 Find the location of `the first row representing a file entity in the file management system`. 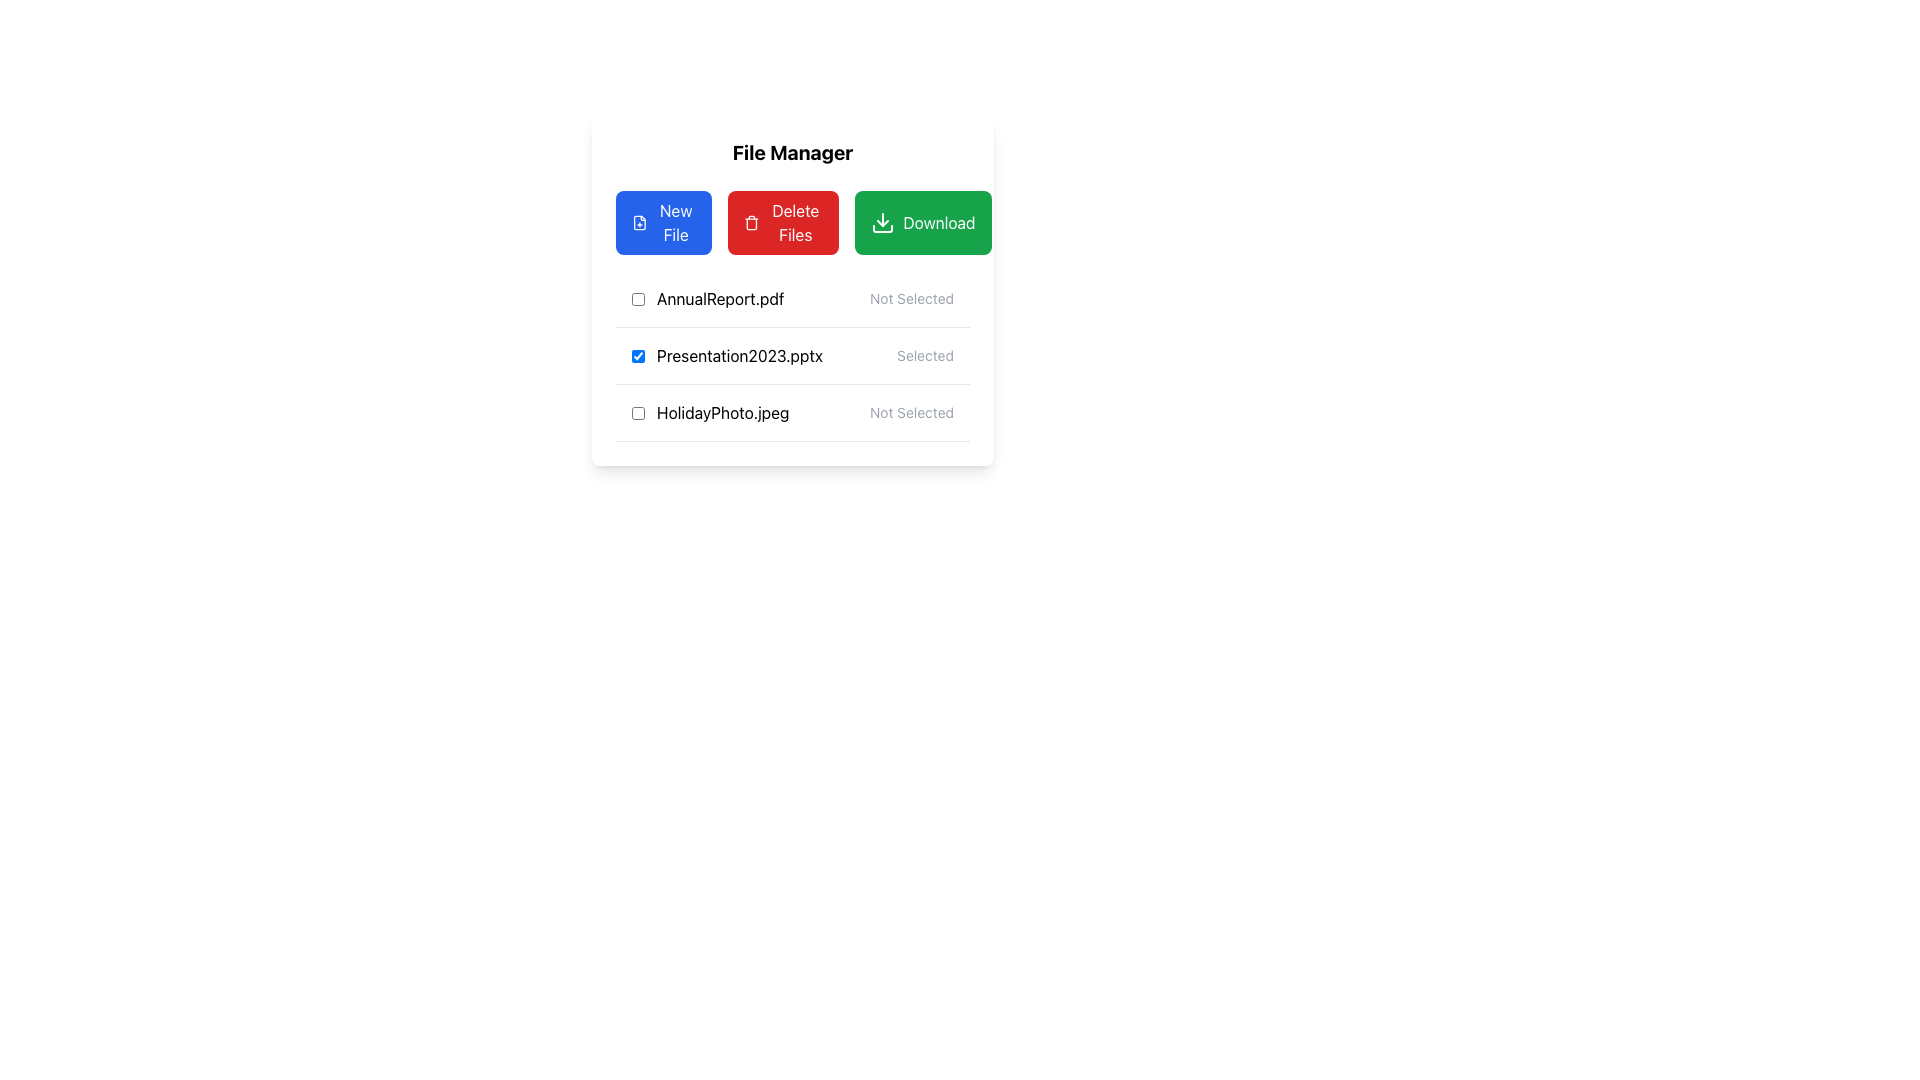

the first row representing a file entity in the file management system is located at coordinates (791, 299).